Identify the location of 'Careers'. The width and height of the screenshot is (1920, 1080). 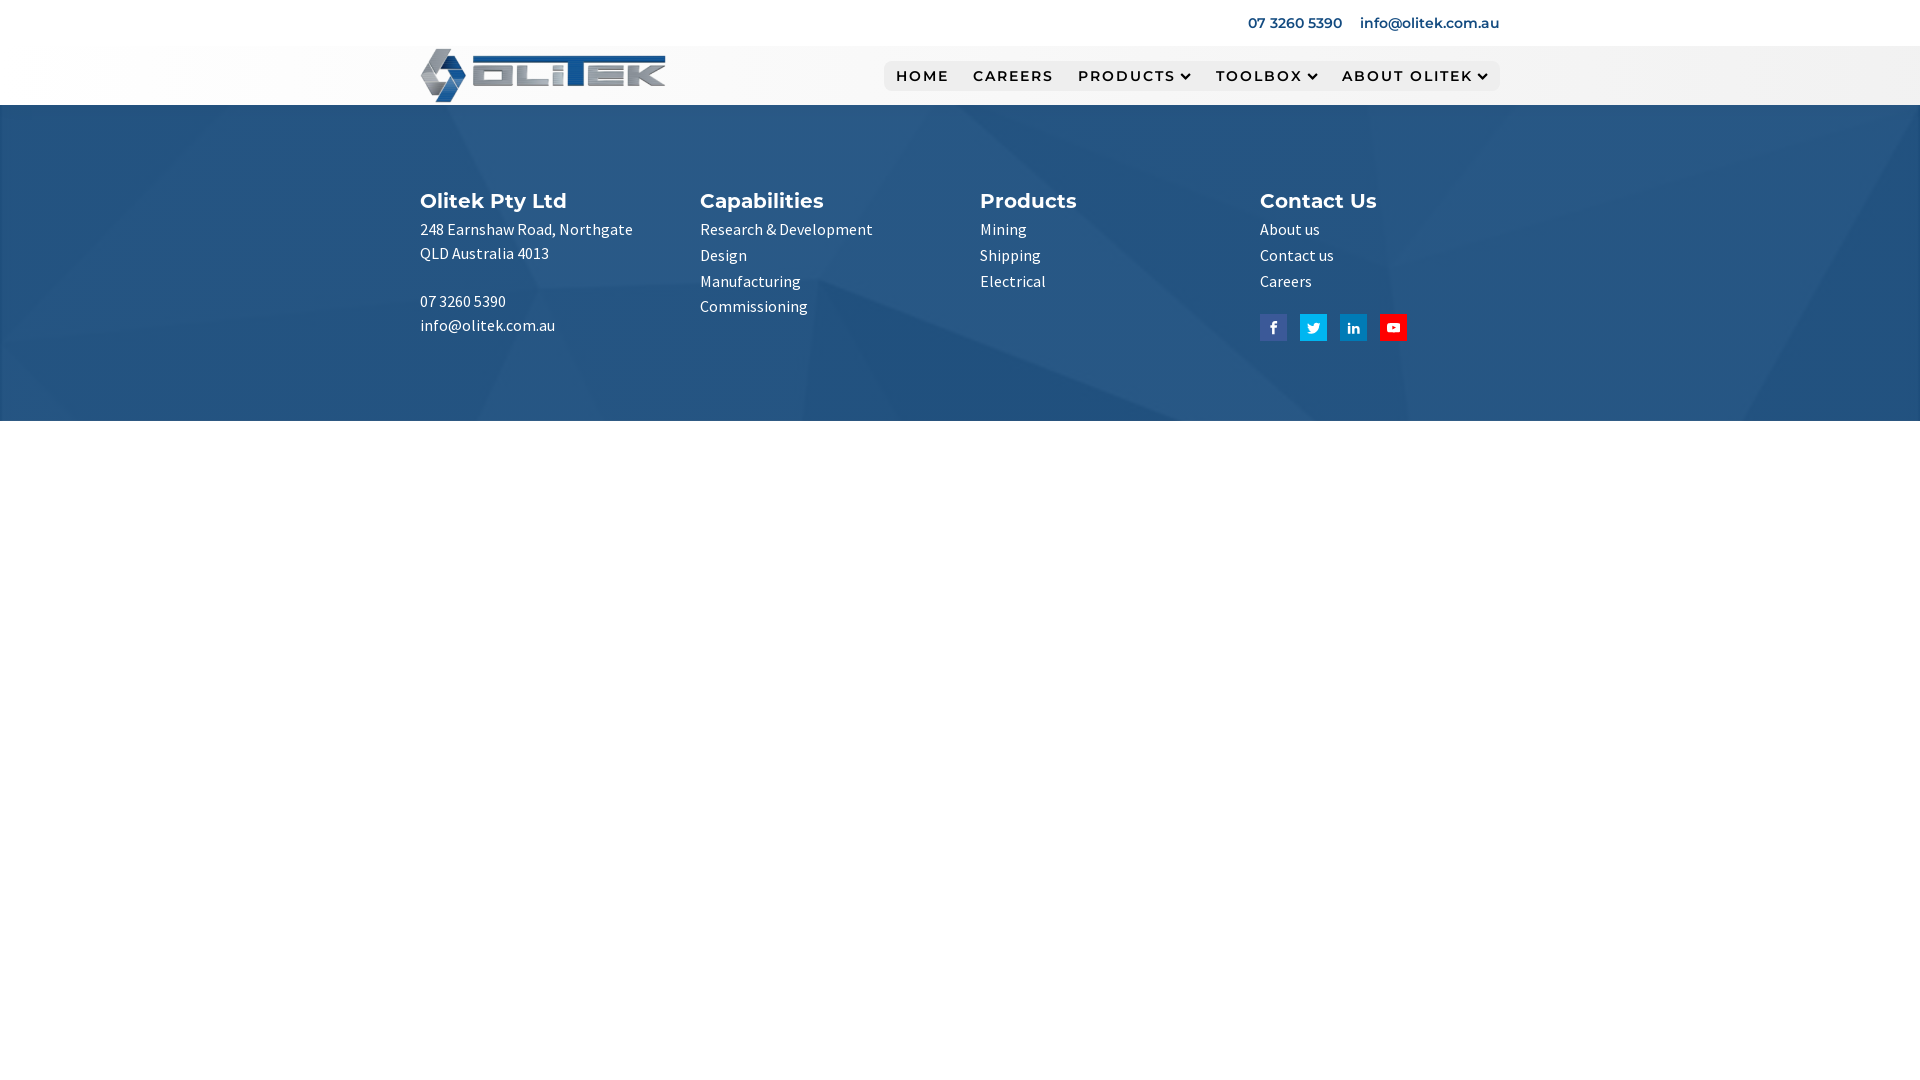
(1286, 281).